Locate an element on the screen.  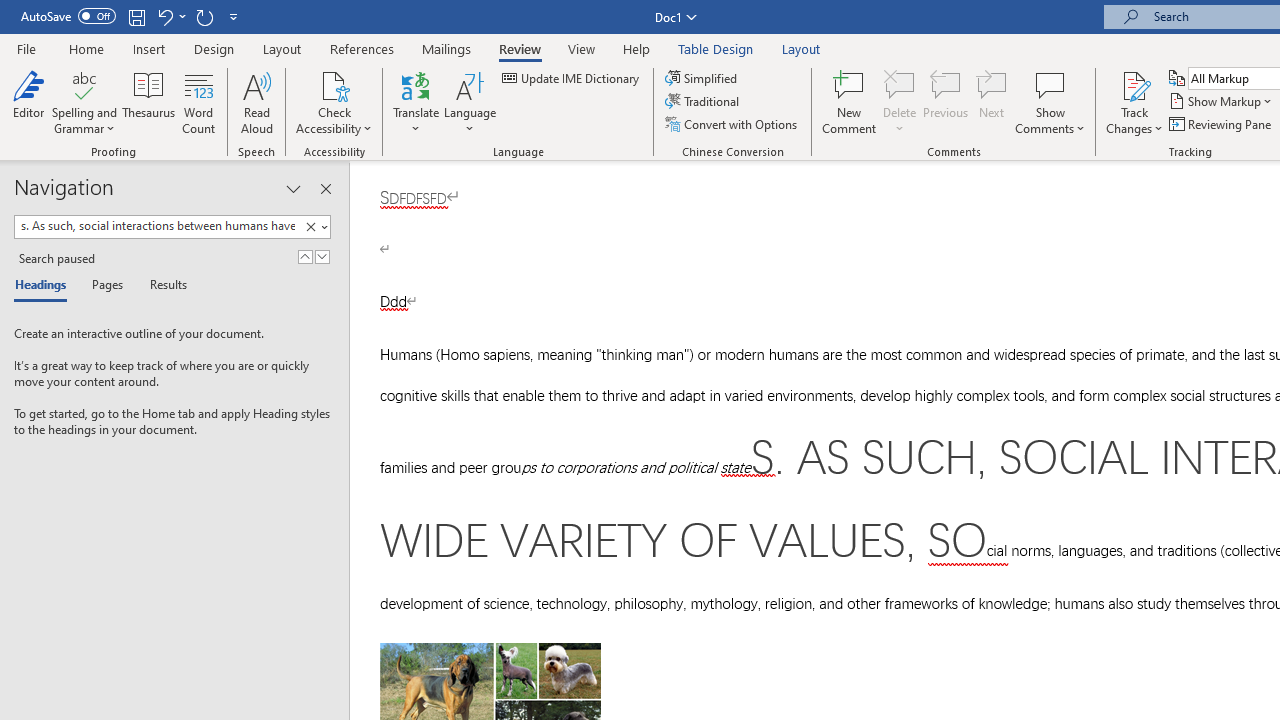
'Next' is located at coordinates (992, 103).